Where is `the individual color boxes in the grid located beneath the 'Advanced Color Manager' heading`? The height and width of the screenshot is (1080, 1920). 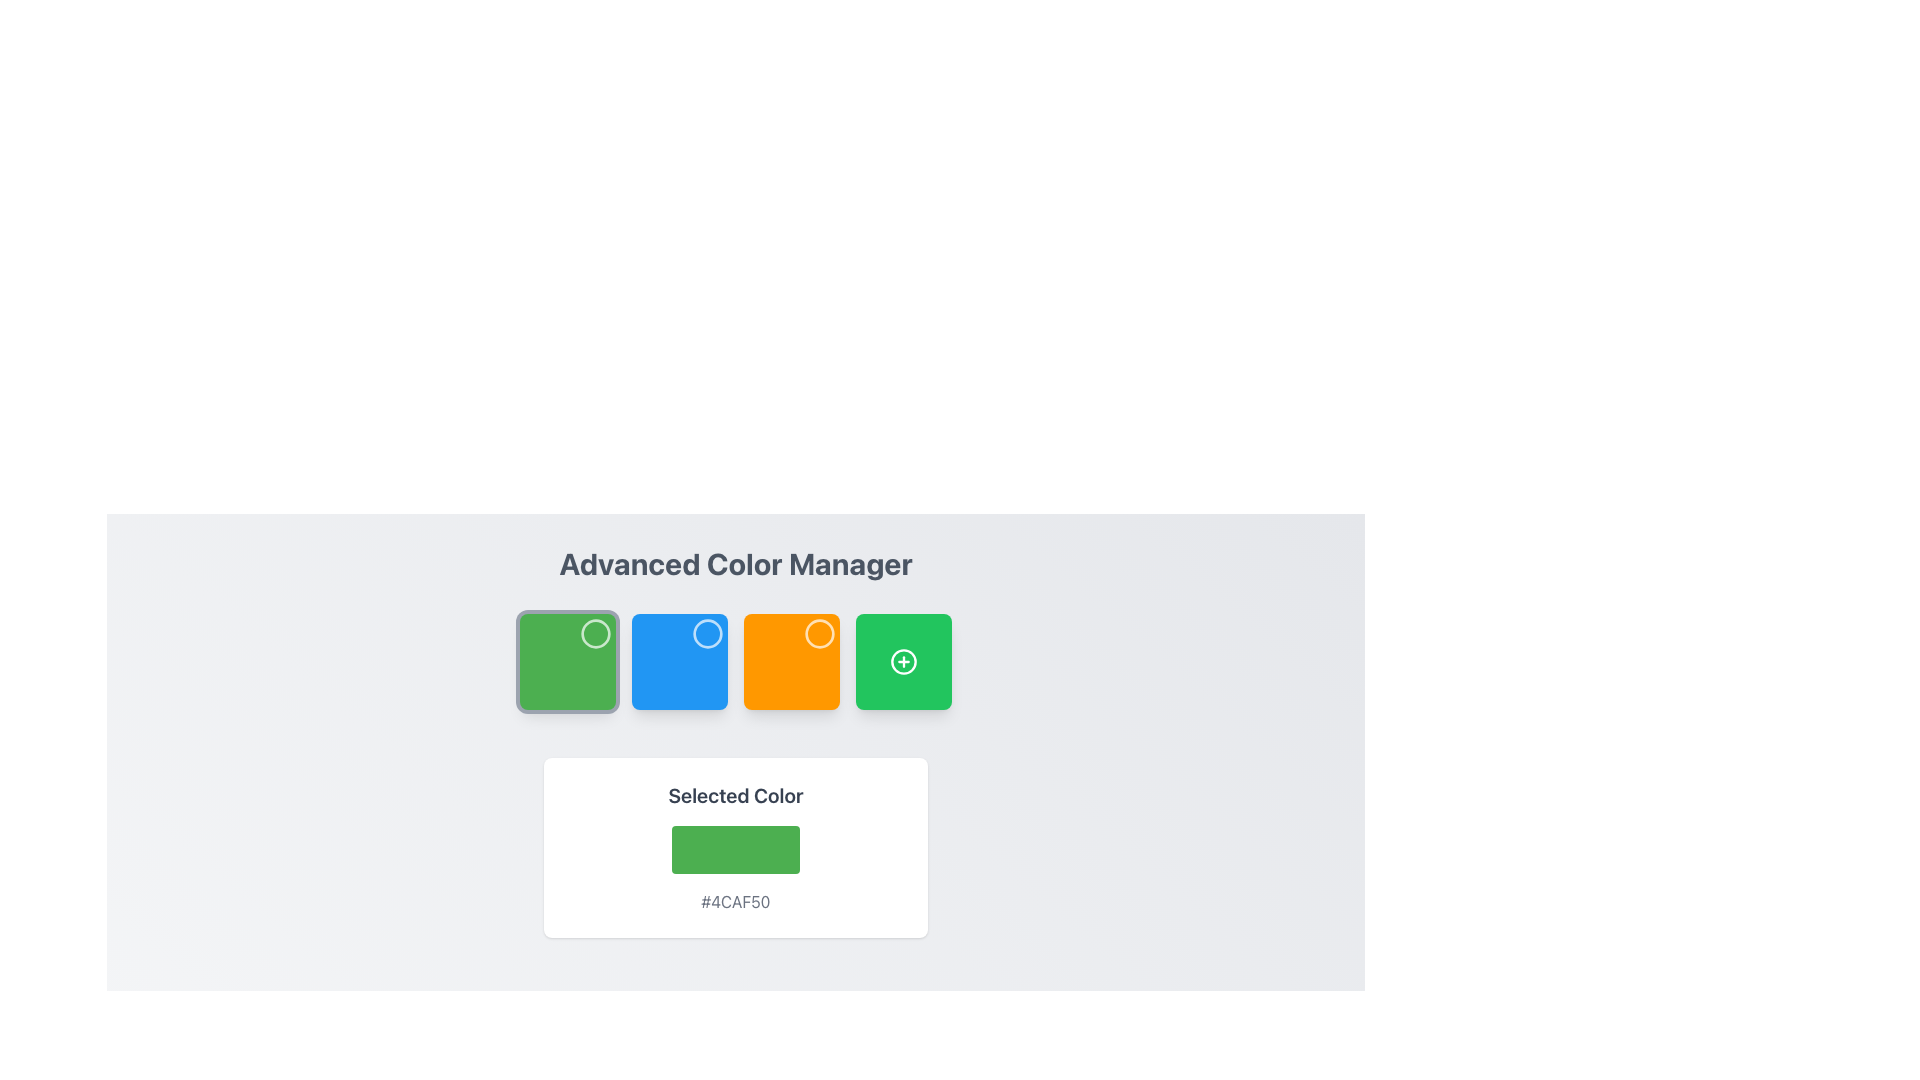
the individual color boxes in the grid located beneath the 'Advanced Color Manager' heading is located at coordinates (734, 662).